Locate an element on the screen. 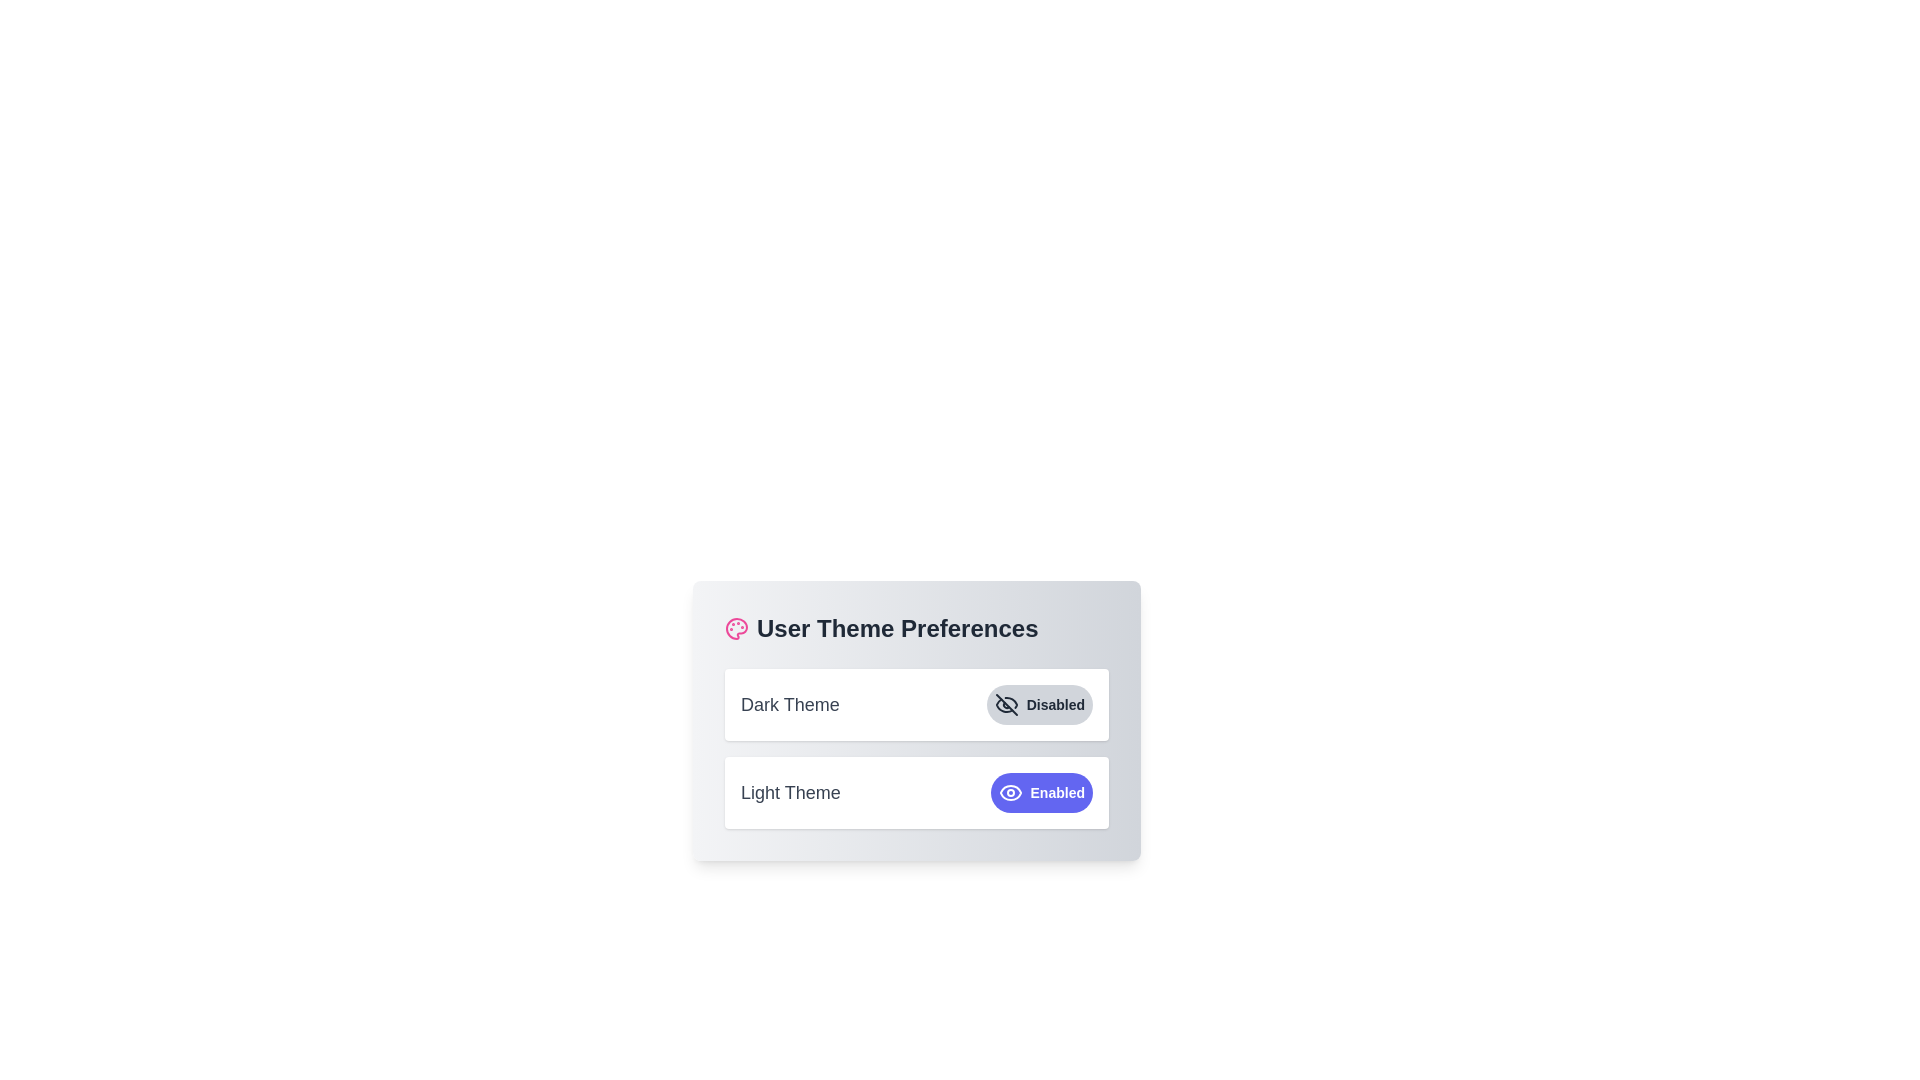  the ThemePreferencePanel to examine hover effects is located at coordinates (915, 721).